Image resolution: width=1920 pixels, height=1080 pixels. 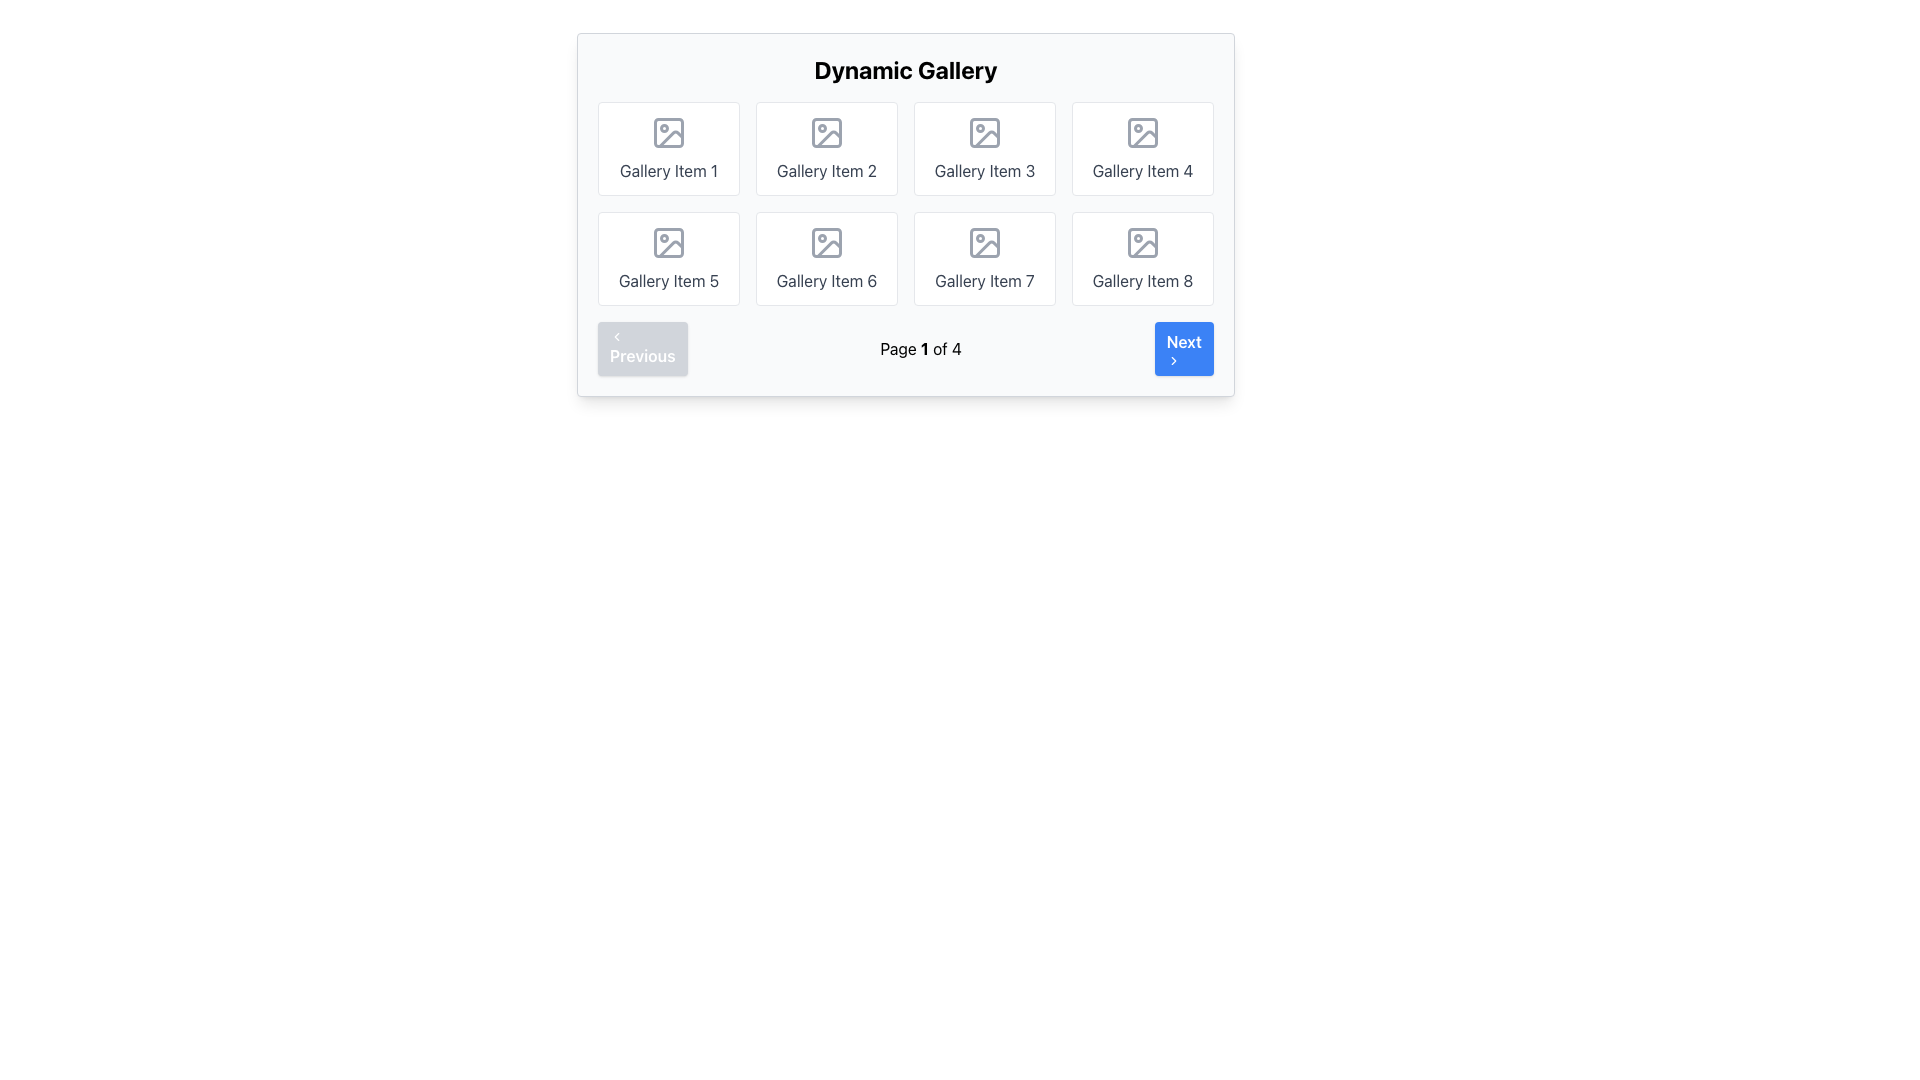 What do you see at coordinates (984, 242) in the screenshot?
I see `the image placeholder icon in the top portion of the card labeled 'Gallery Item 7', which is styled in a gray tone and indicates a disabled state` at bounding box center [984, 242].